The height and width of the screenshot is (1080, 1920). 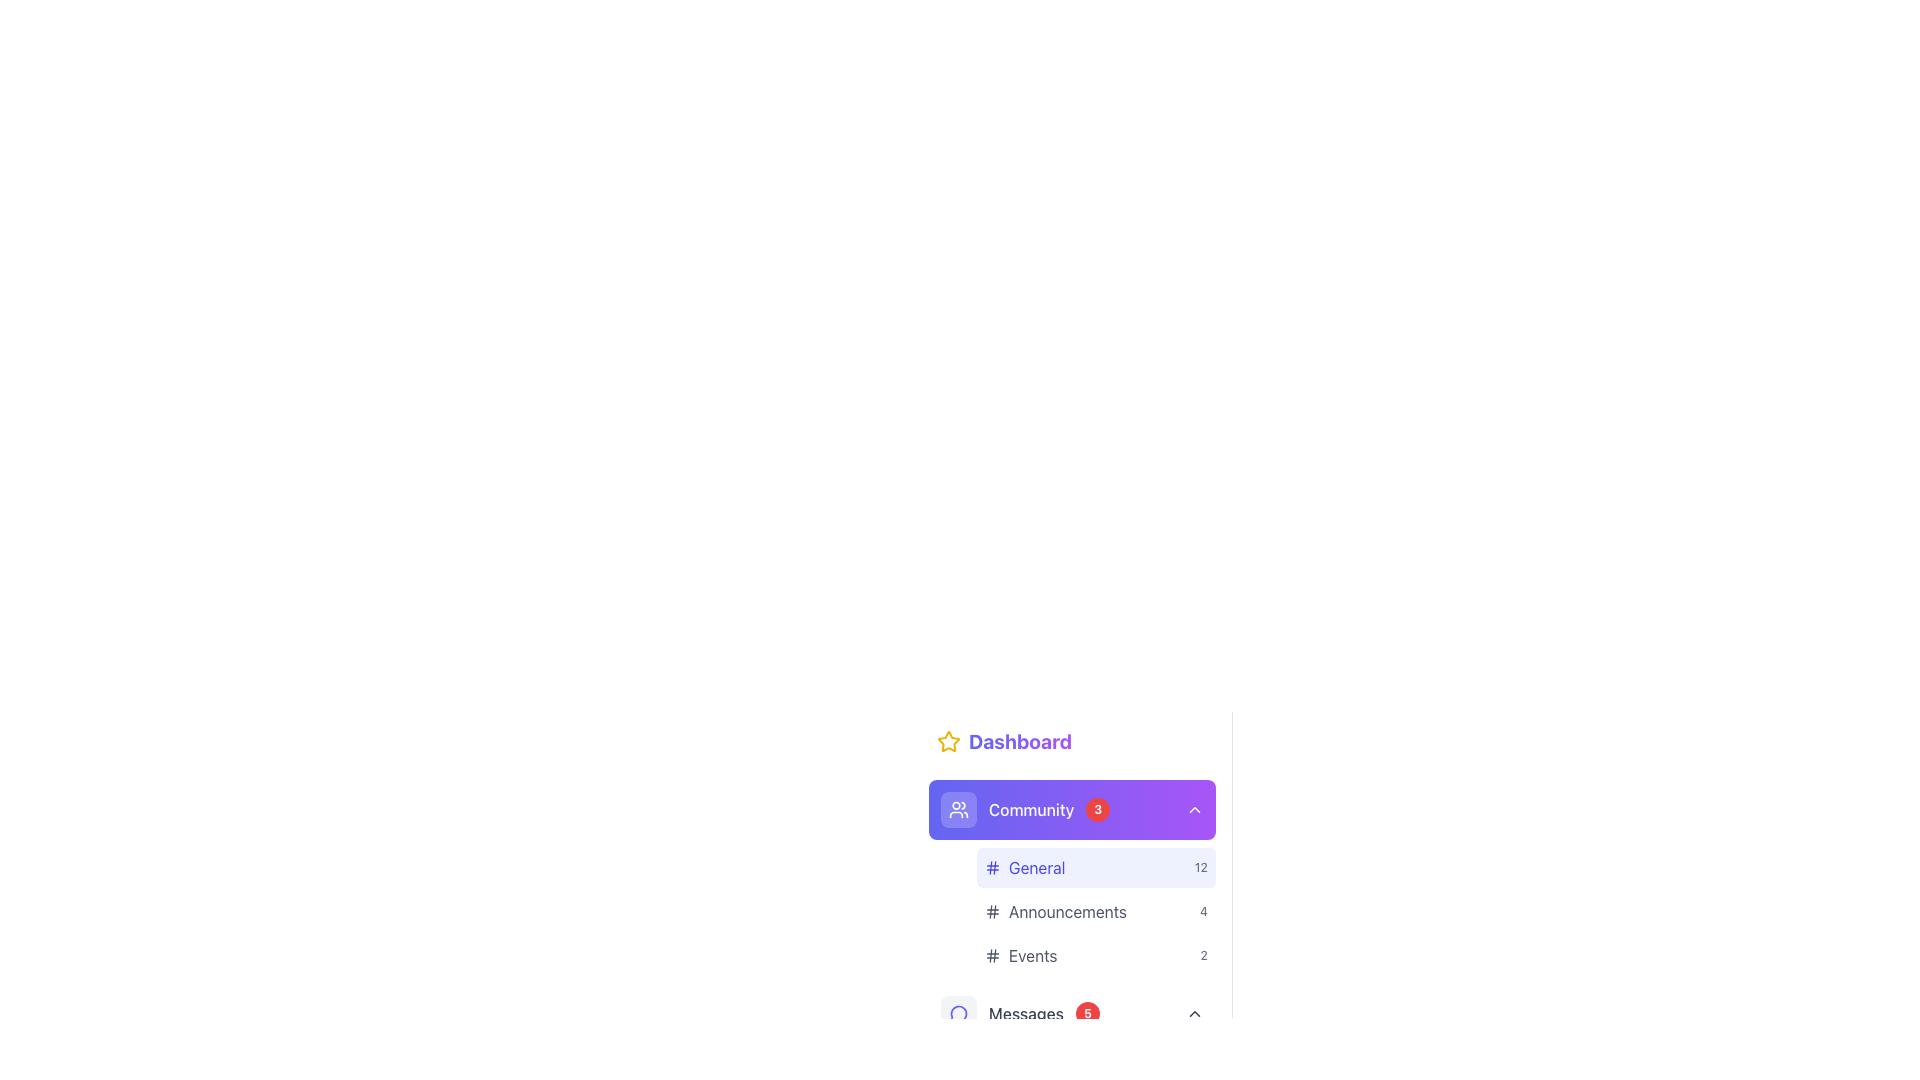 I want to click on the star icon located near the upper-left corner of the interface, adjacent to the text labeled 'Dashboard', which visually represents the feature of marking as favorite, so click(x=948, y=741).